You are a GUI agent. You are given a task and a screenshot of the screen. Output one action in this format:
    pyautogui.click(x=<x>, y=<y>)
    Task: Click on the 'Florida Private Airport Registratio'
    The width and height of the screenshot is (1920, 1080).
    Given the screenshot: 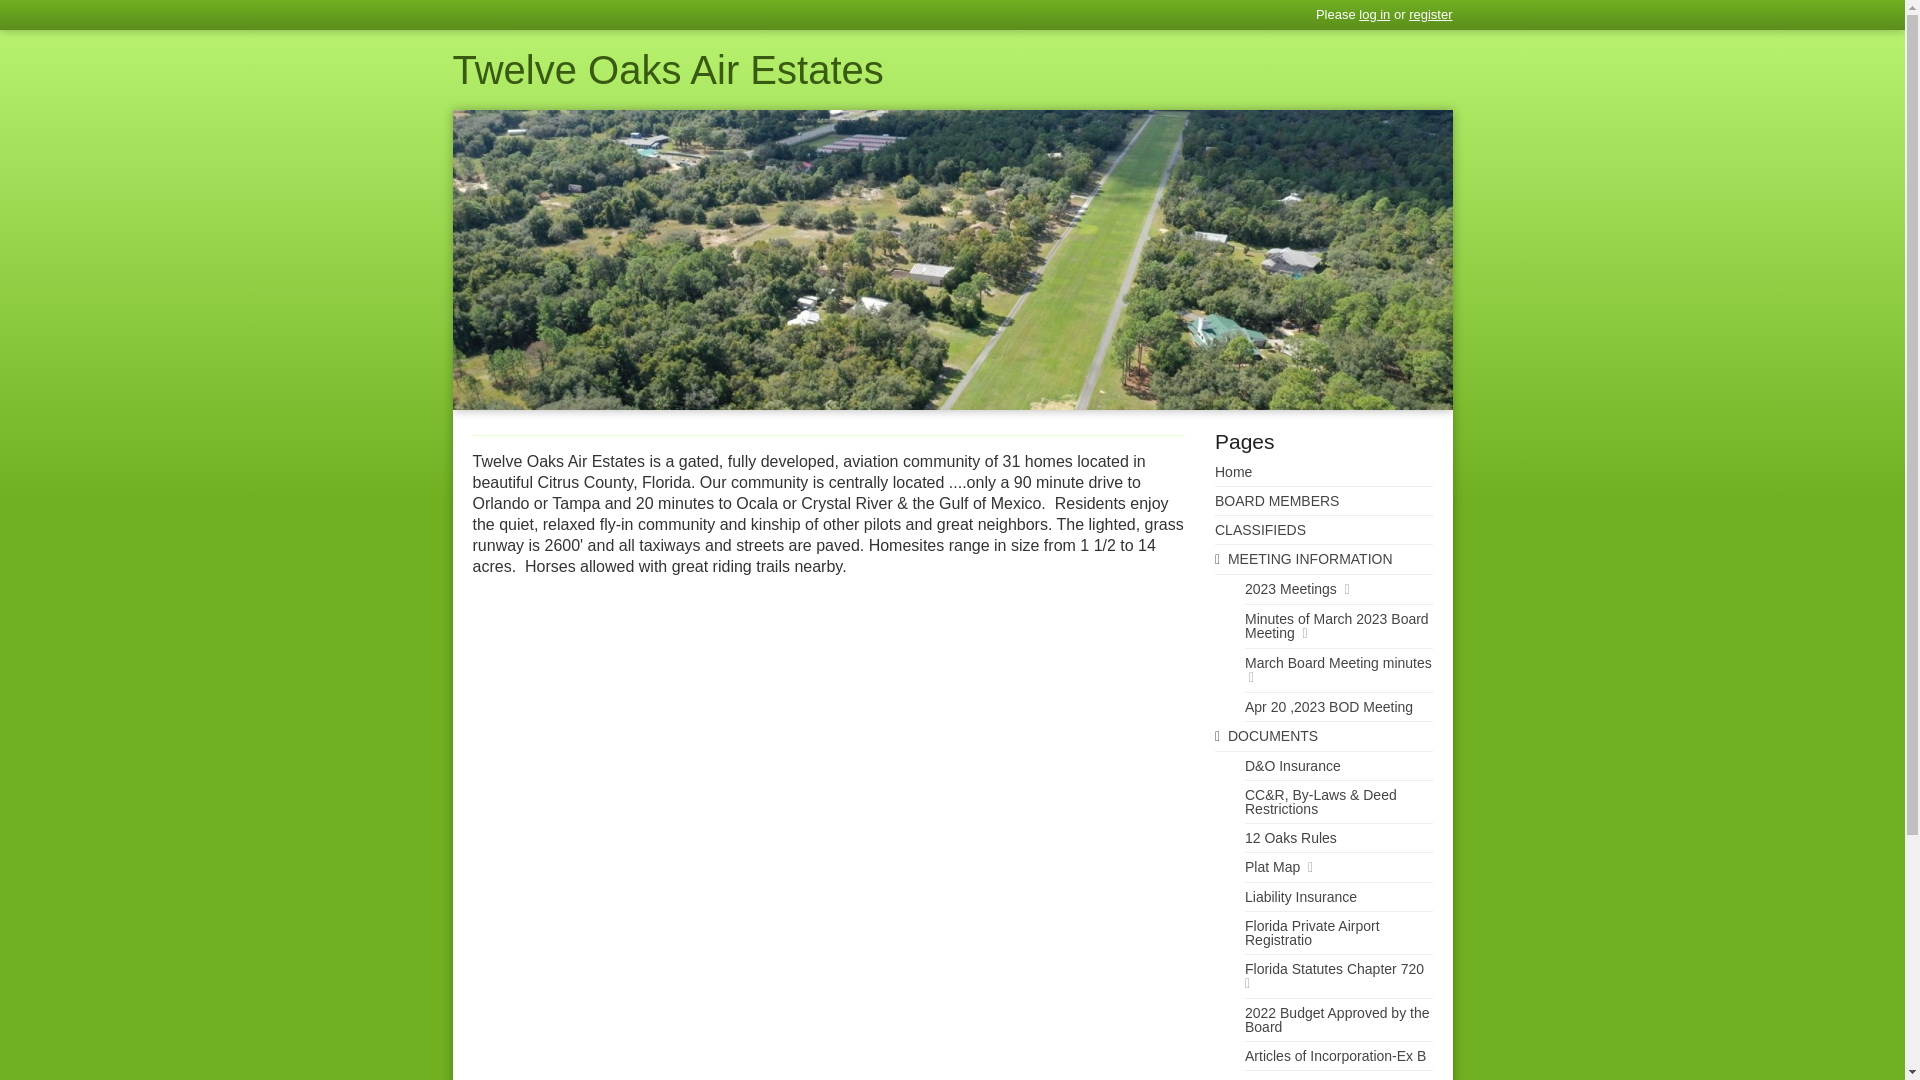 What is the action you would take?
    pyautogui.click(x=1324, y=933)
    